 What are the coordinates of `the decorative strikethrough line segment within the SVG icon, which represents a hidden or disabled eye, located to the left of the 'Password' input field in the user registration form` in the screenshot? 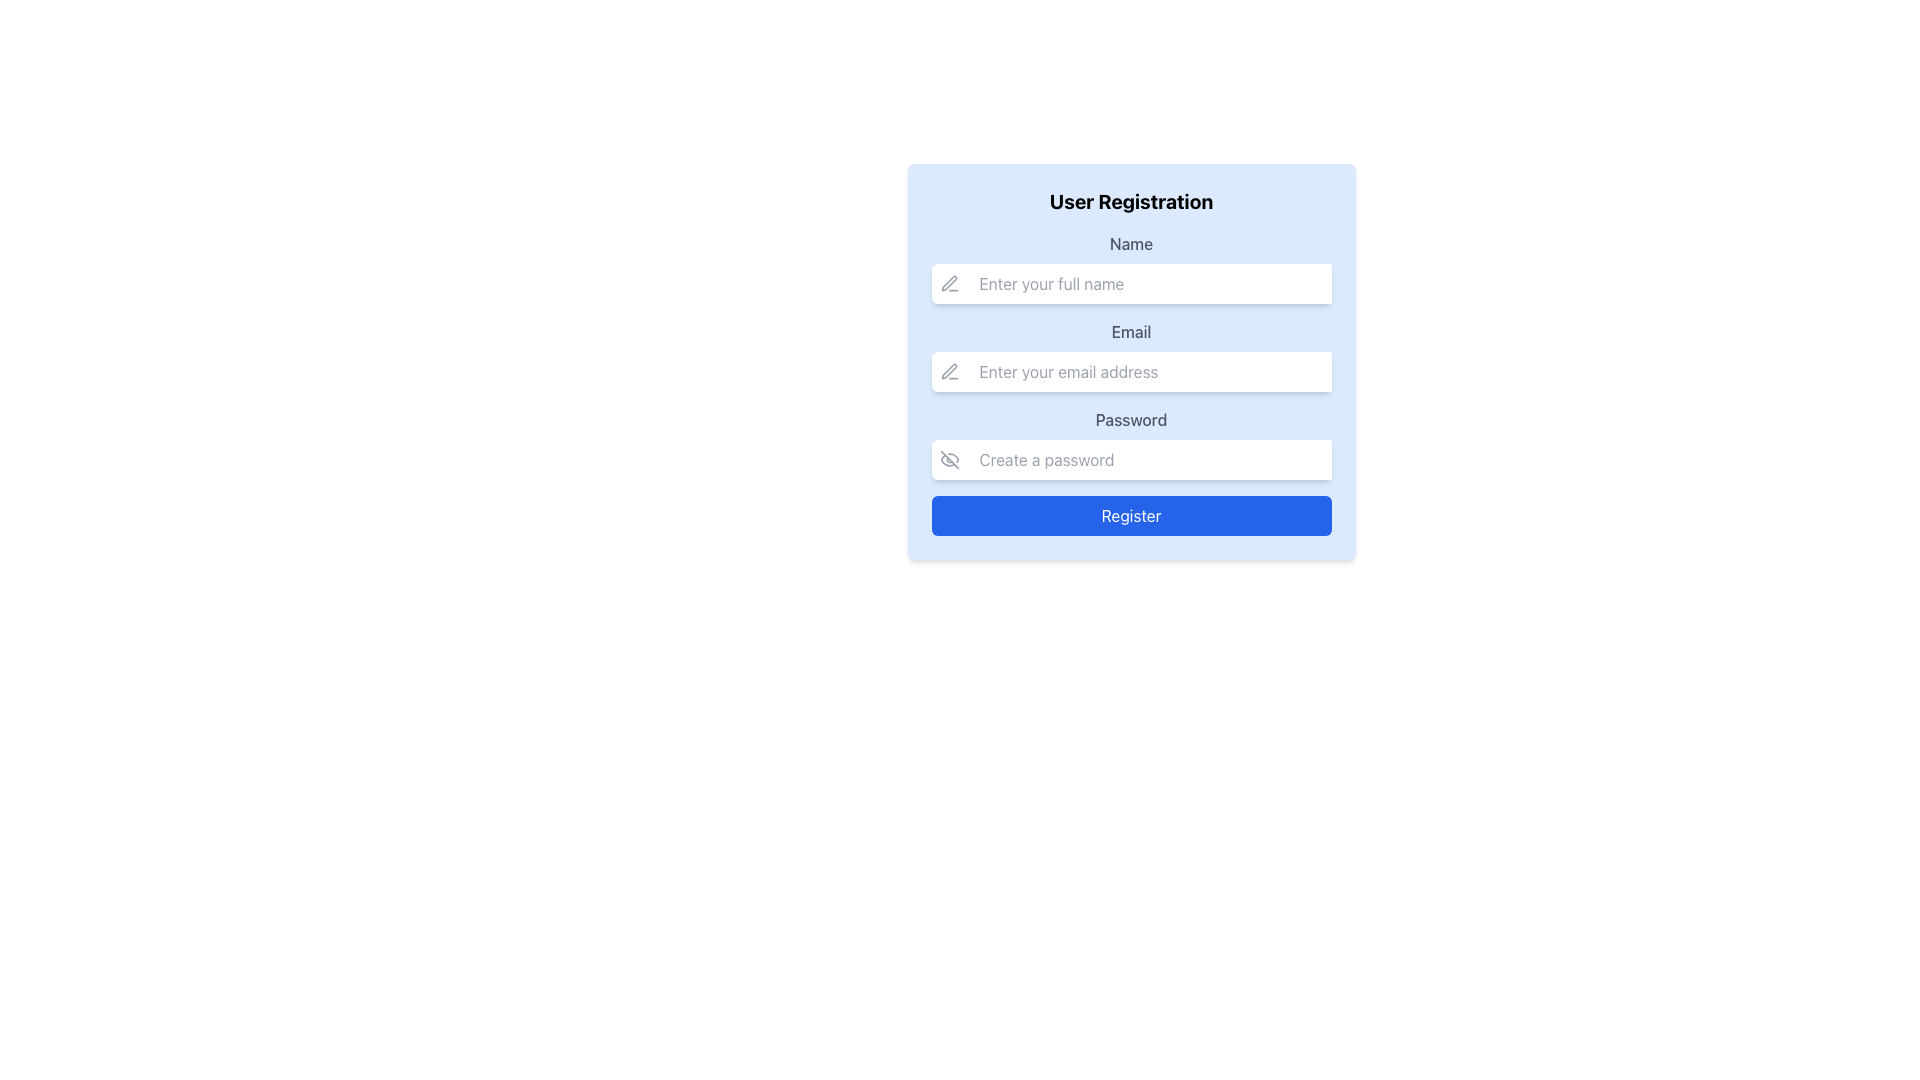 It's located at (948, 459).